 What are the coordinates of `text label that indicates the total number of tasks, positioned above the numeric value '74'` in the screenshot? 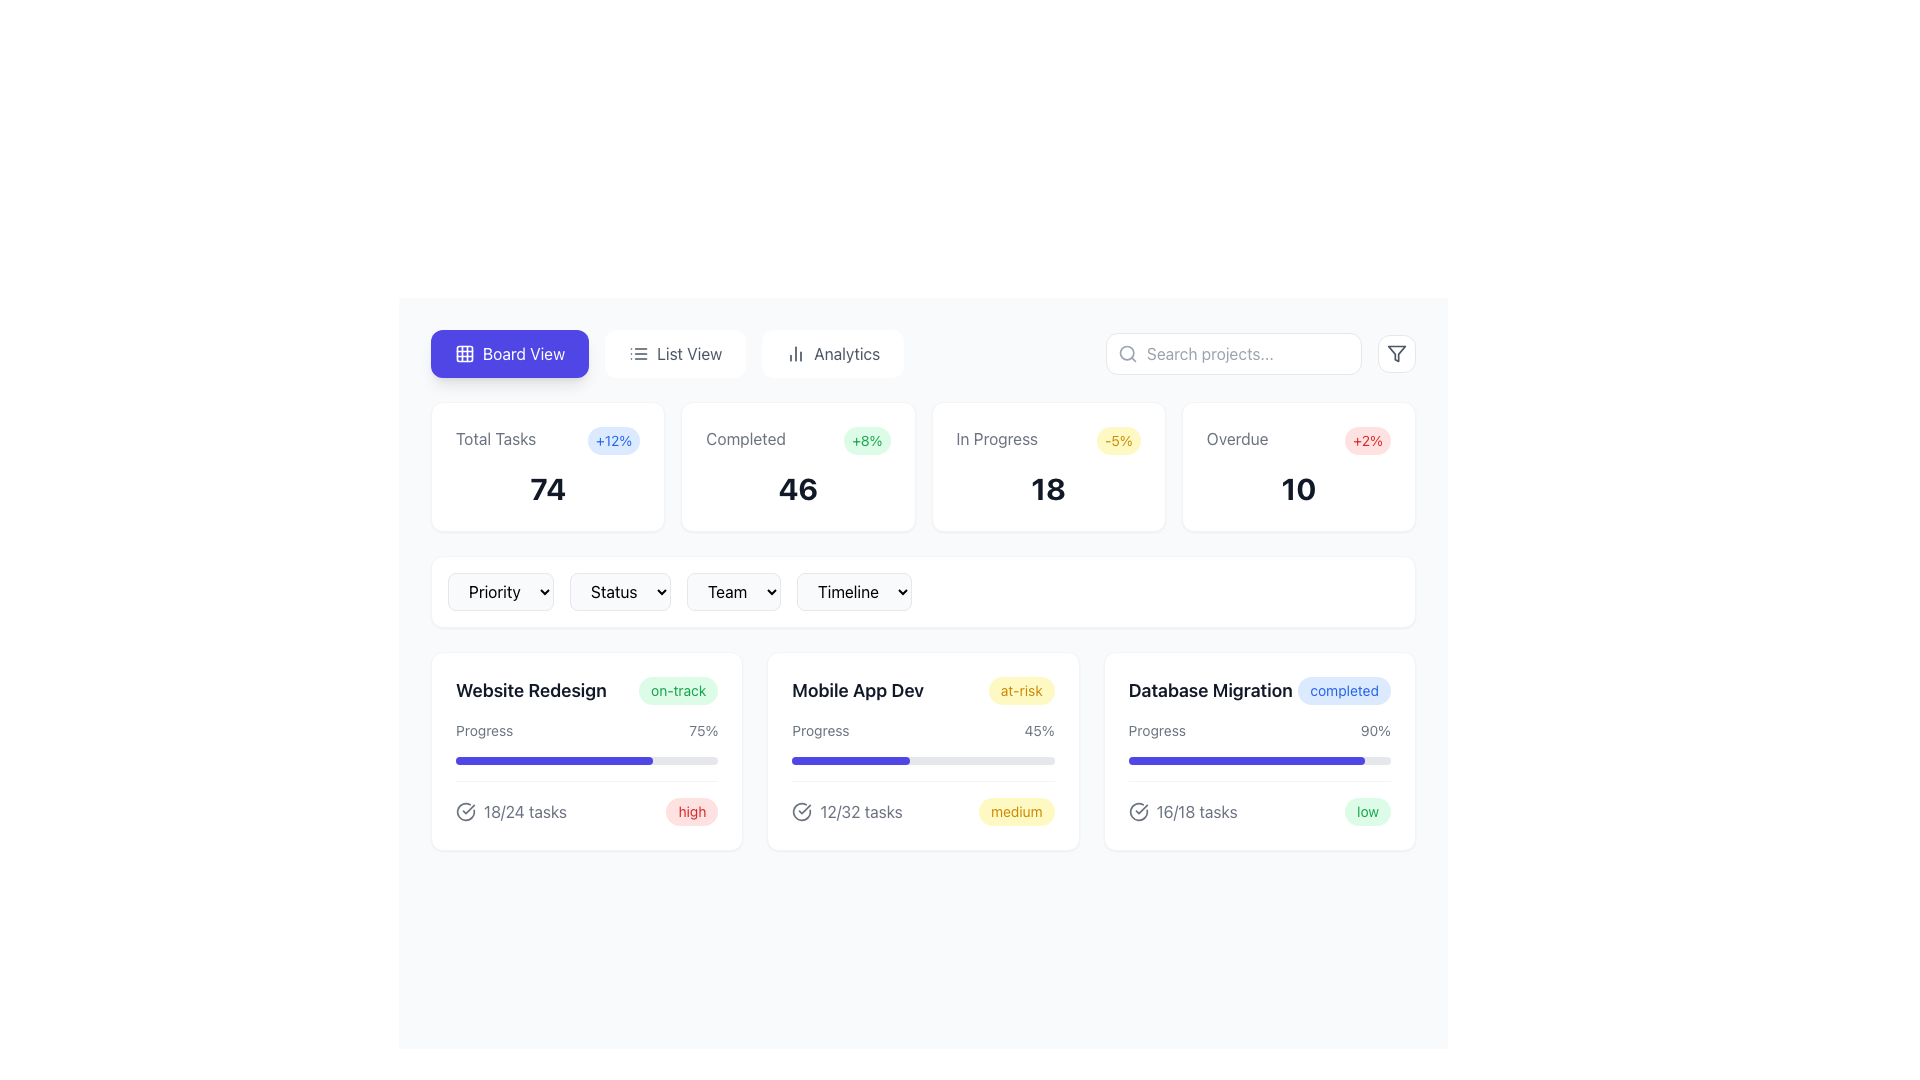 It's located at (496, 438).